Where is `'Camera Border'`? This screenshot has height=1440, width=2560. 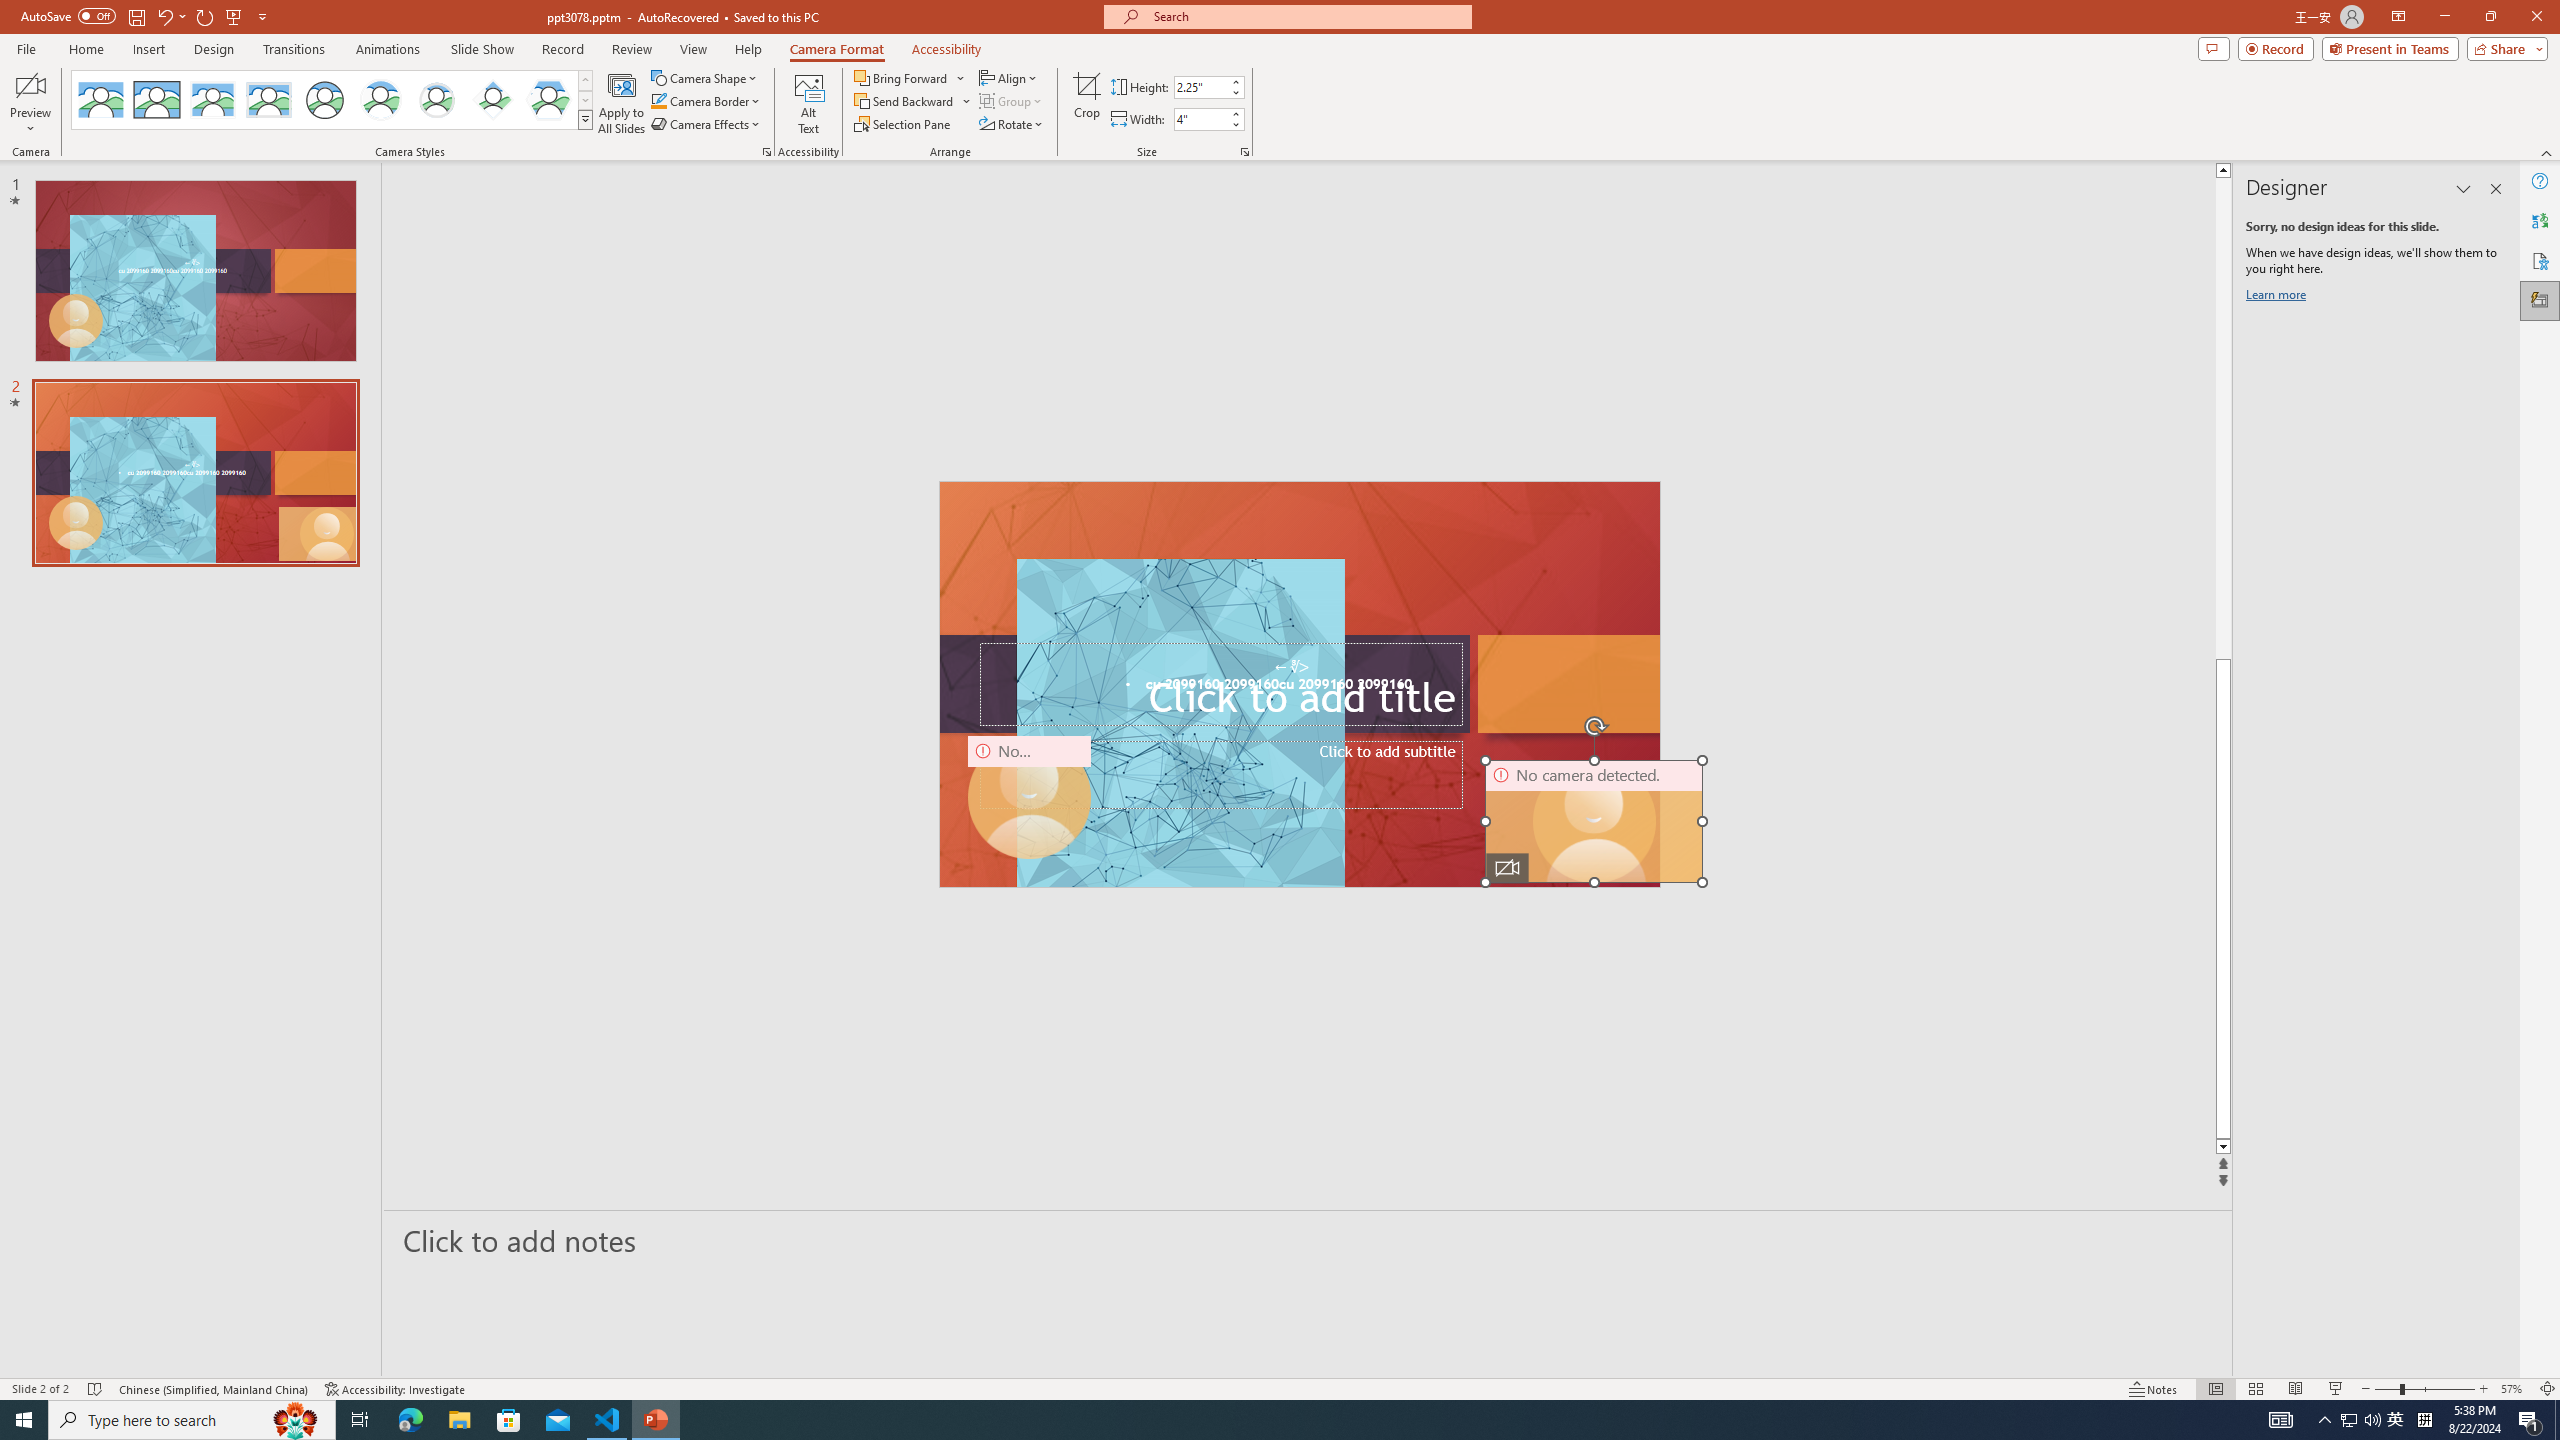 'Camera Border' is located at coordinates (705, 99).